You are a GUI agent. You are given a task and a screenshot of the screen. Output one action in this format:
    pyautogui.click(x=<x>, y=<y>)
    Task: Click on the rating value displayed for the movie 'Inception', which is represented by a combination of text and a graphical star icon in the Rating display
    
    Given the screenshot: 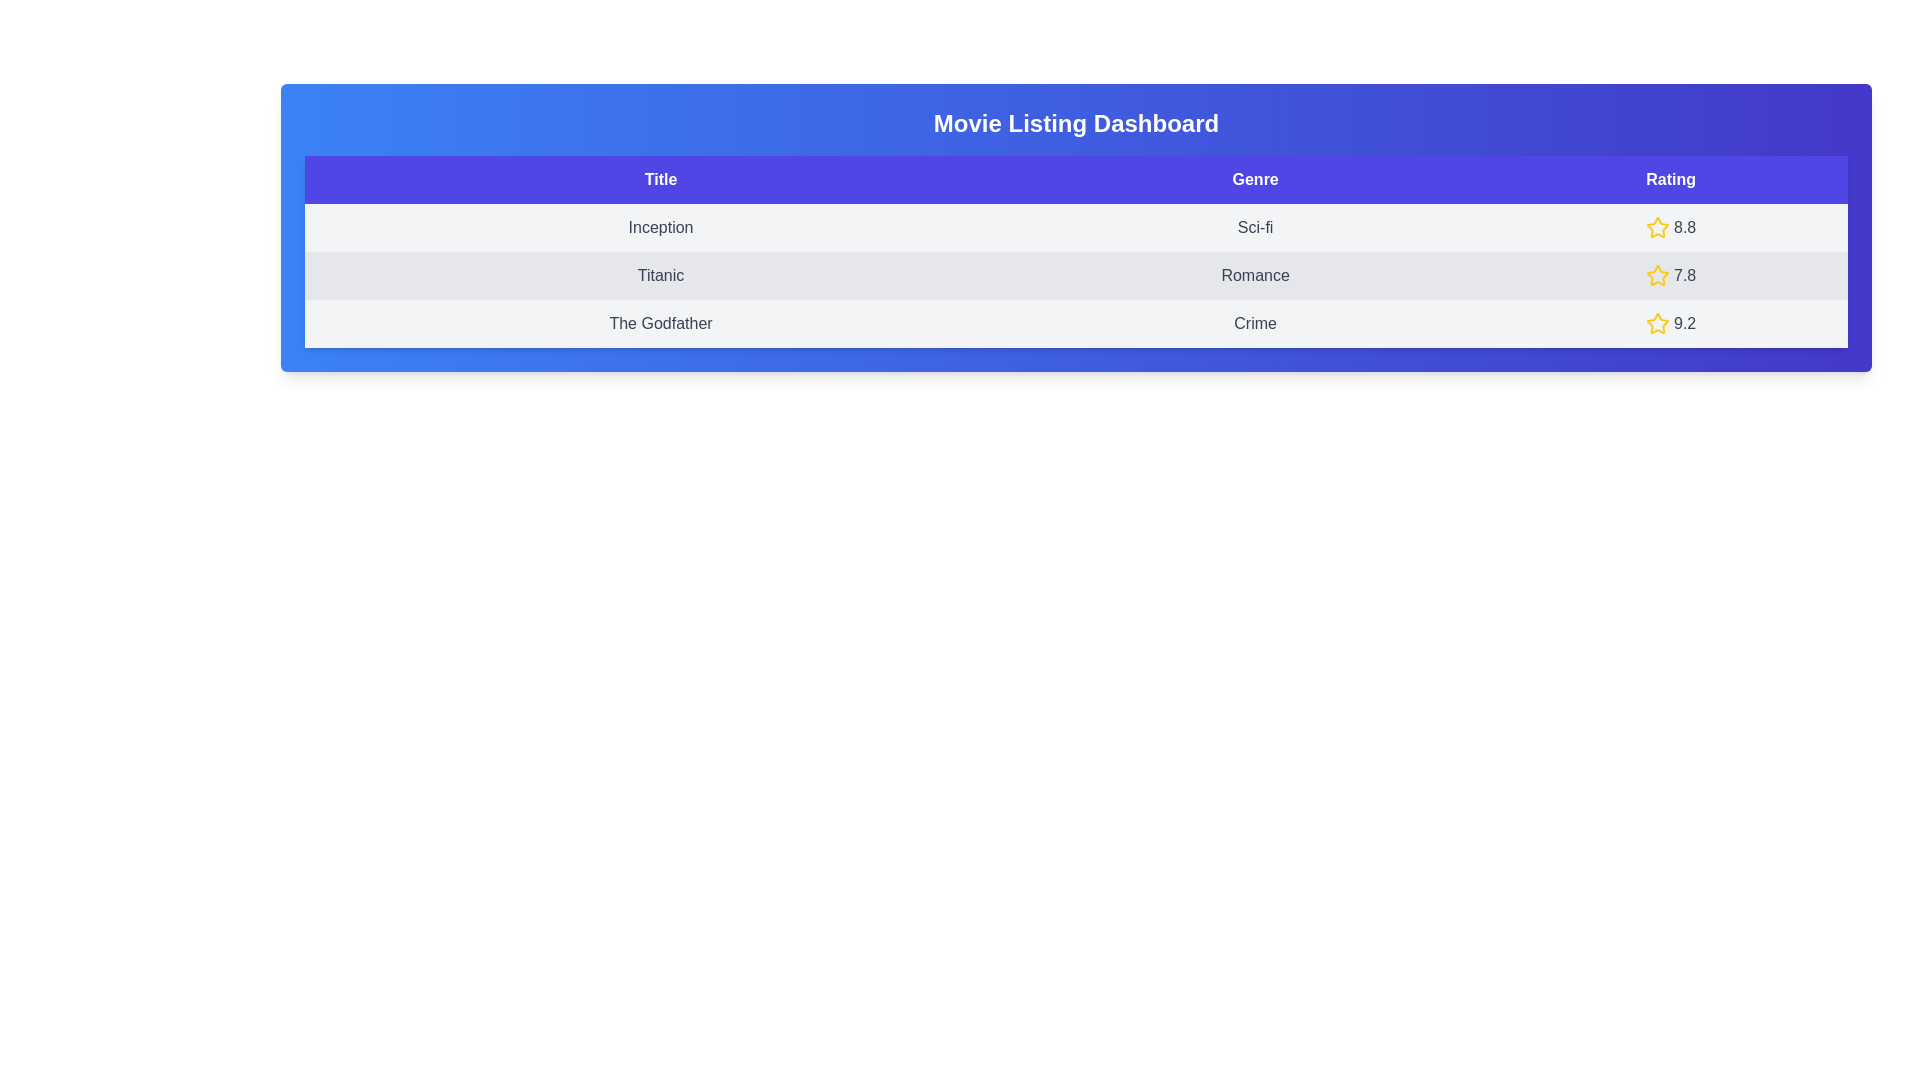 What is the action you would take?
    pyautogui.click(x=1671, y=226)
    